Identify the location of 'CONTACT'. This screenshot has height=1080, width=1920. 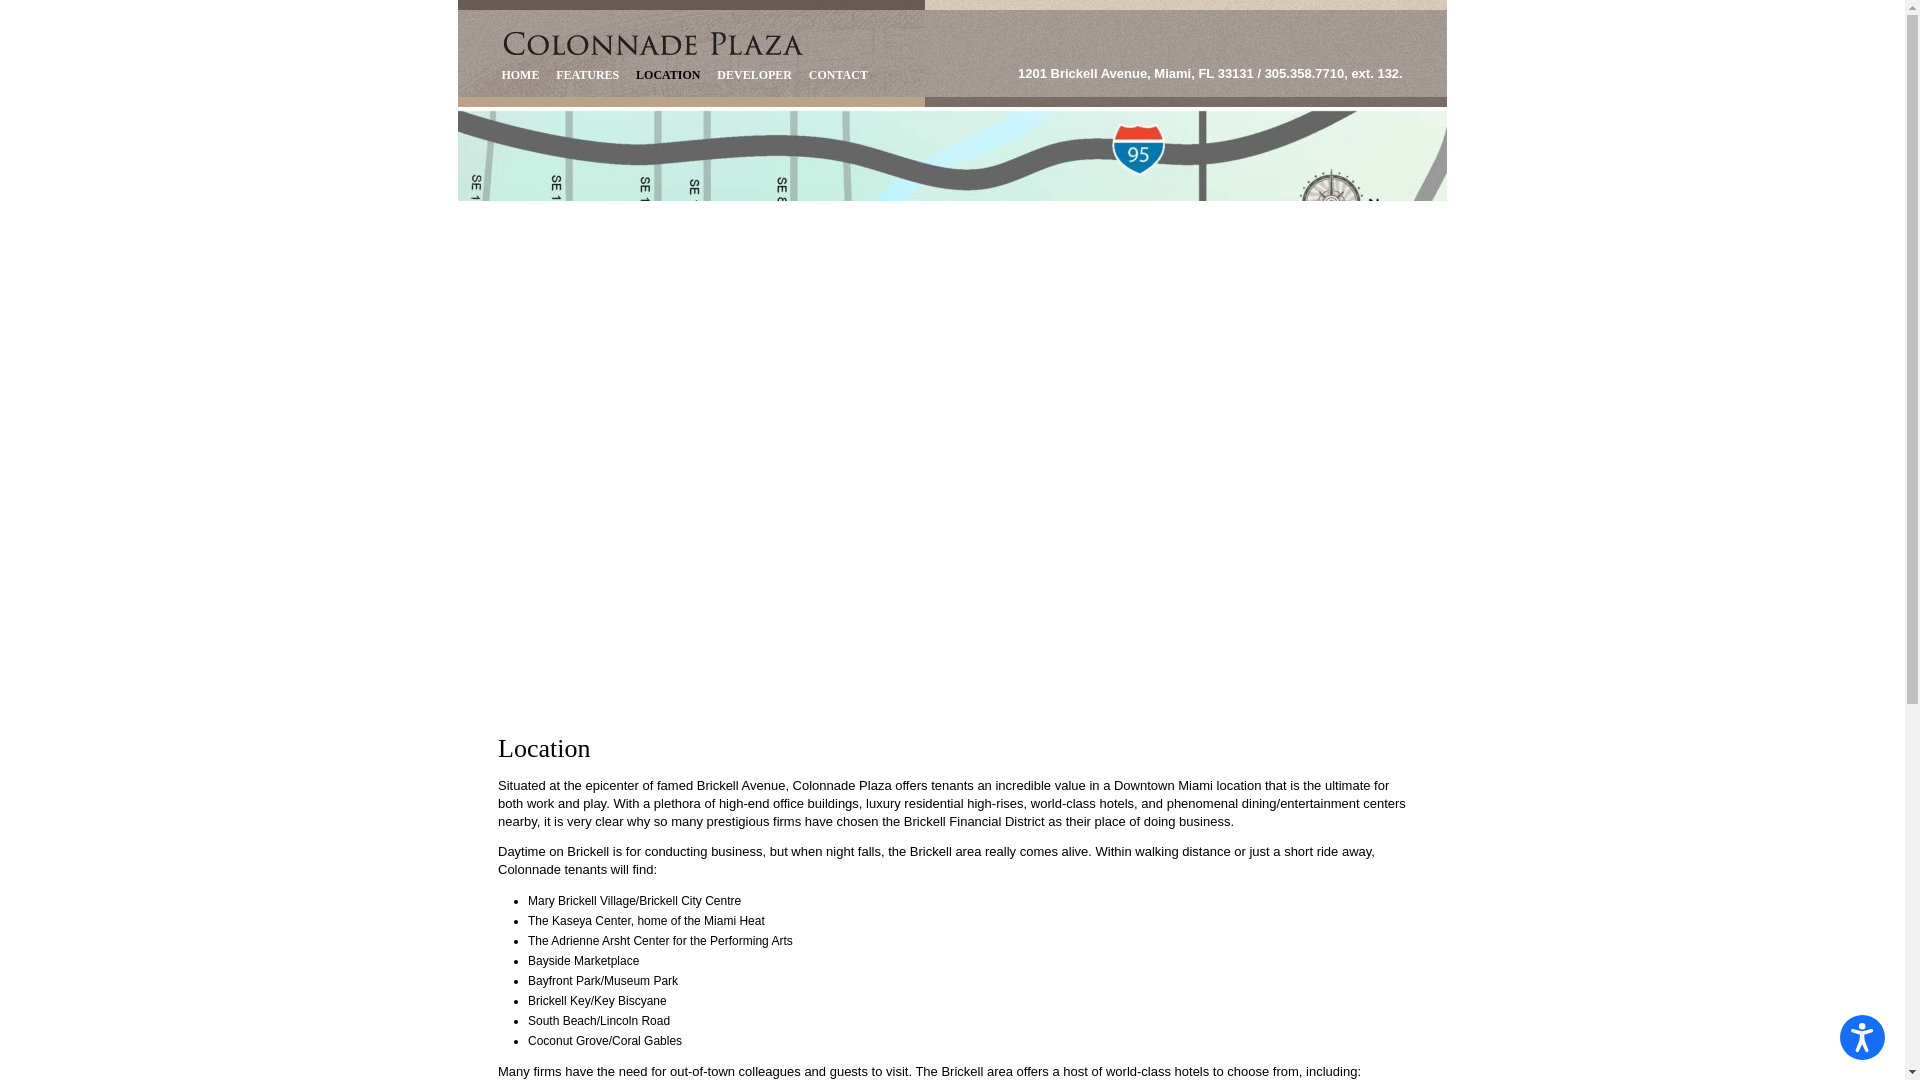
(838, 74).